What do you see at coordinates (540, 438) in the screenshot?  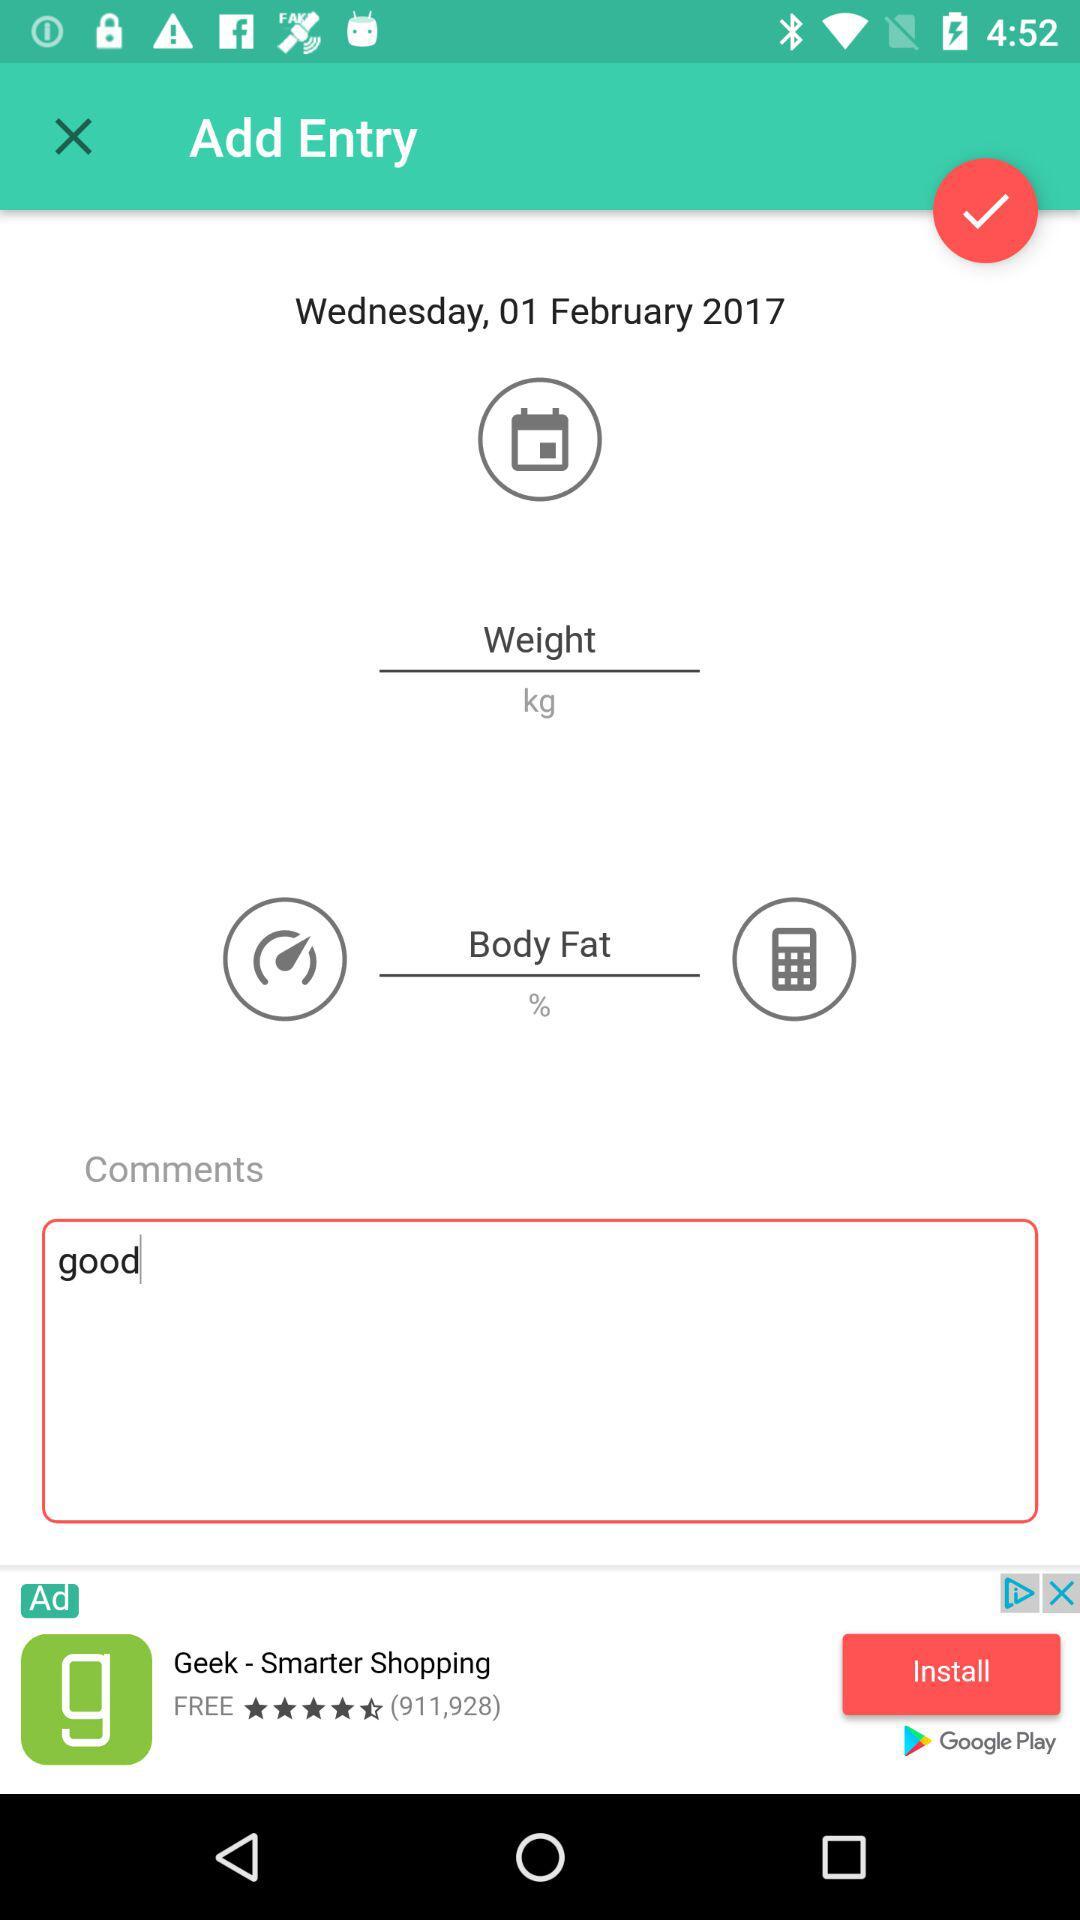 I see `show the calendar` at bounding box center [540, 438].